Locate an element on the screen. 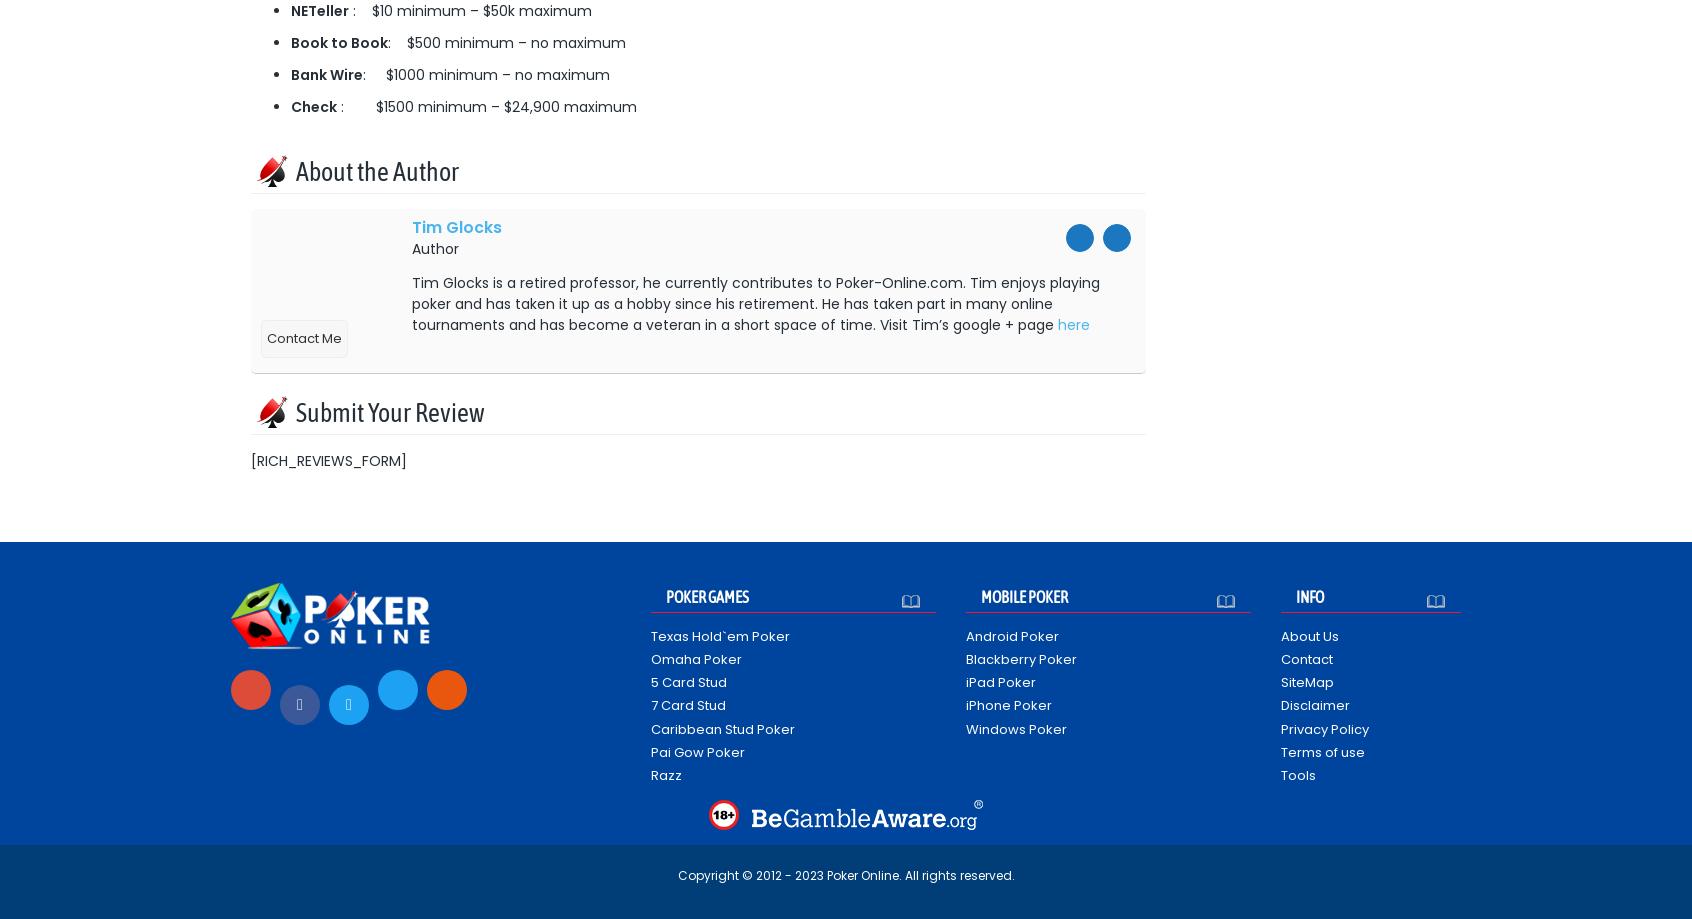  'Terms of use' is located at coordinates (1321, 751).